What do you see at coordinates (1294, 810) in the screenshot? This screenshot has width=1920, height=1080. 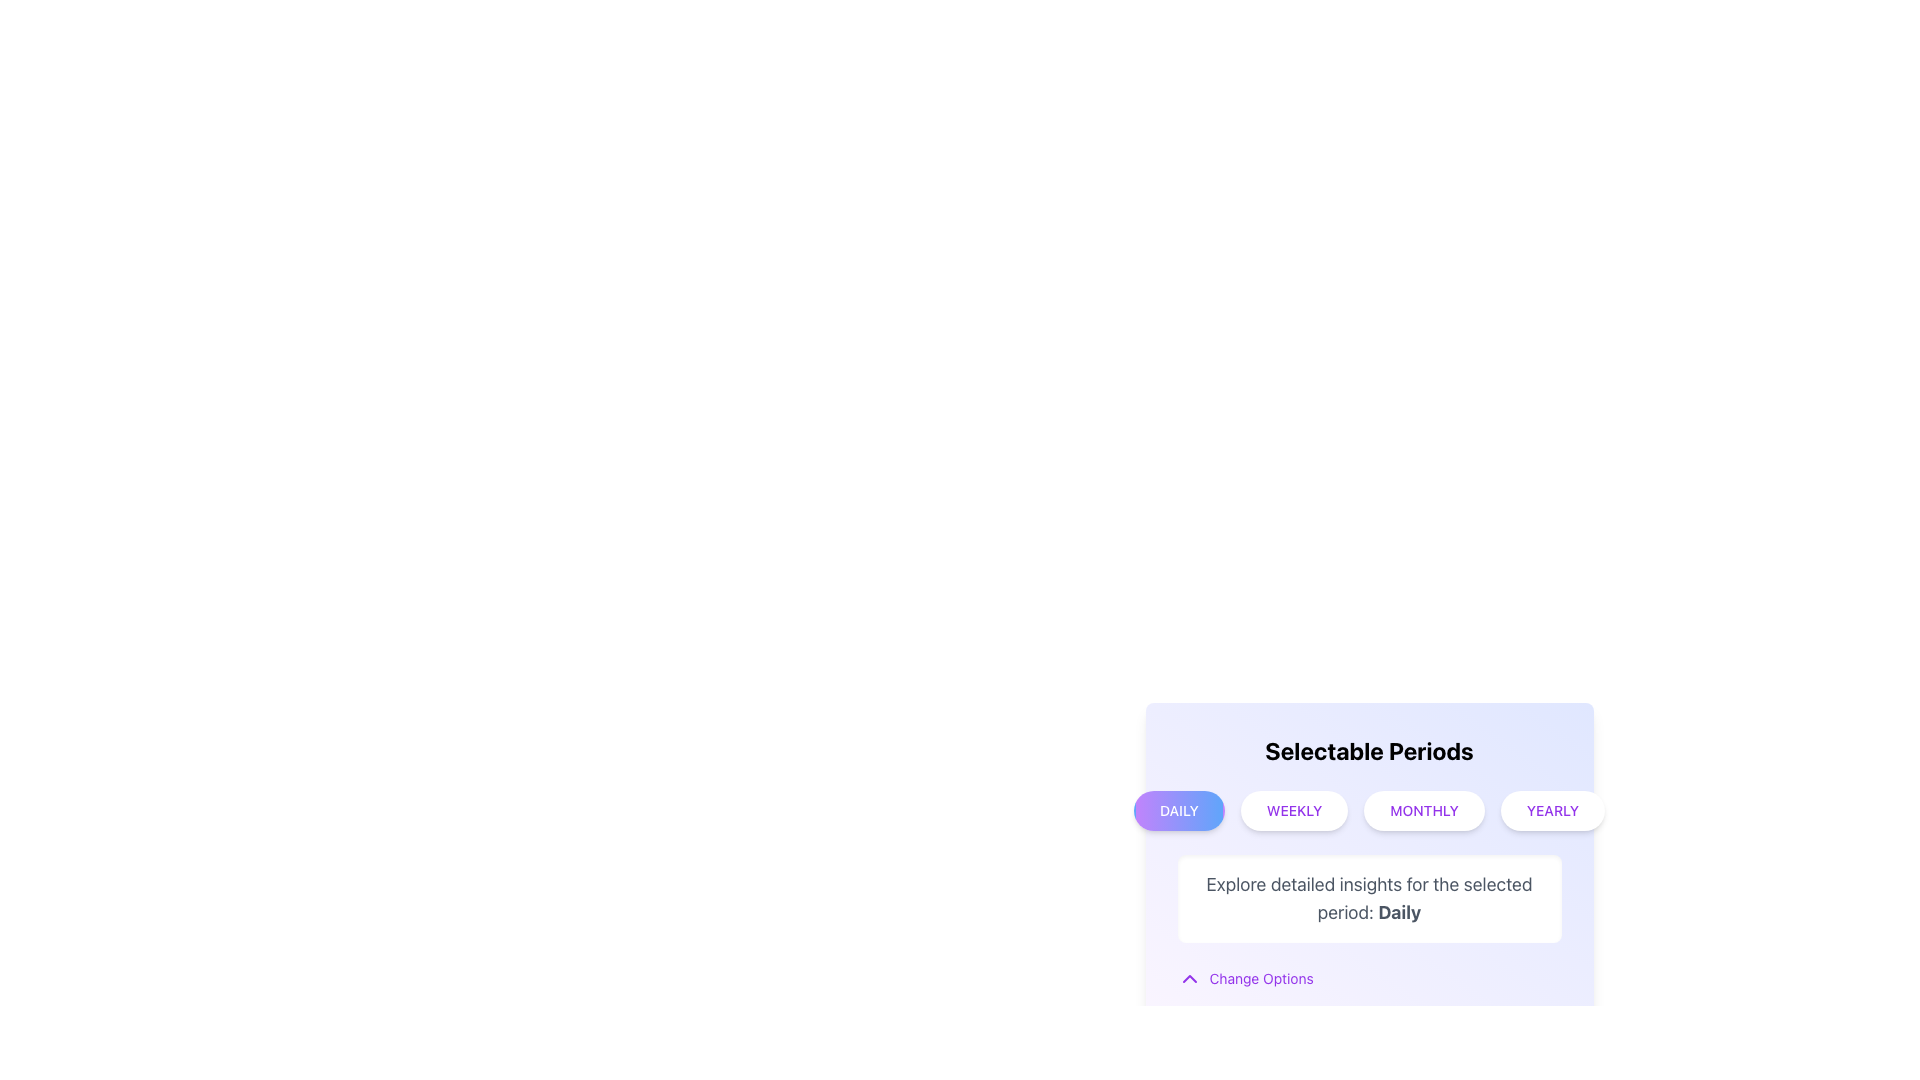 I see `the 'Weekly' button, which is the second button in a series of four buttons labeled 'Daily', 'Weekly', 'Monthly', and 'Yearly'` at bounding box center [1294, 810].